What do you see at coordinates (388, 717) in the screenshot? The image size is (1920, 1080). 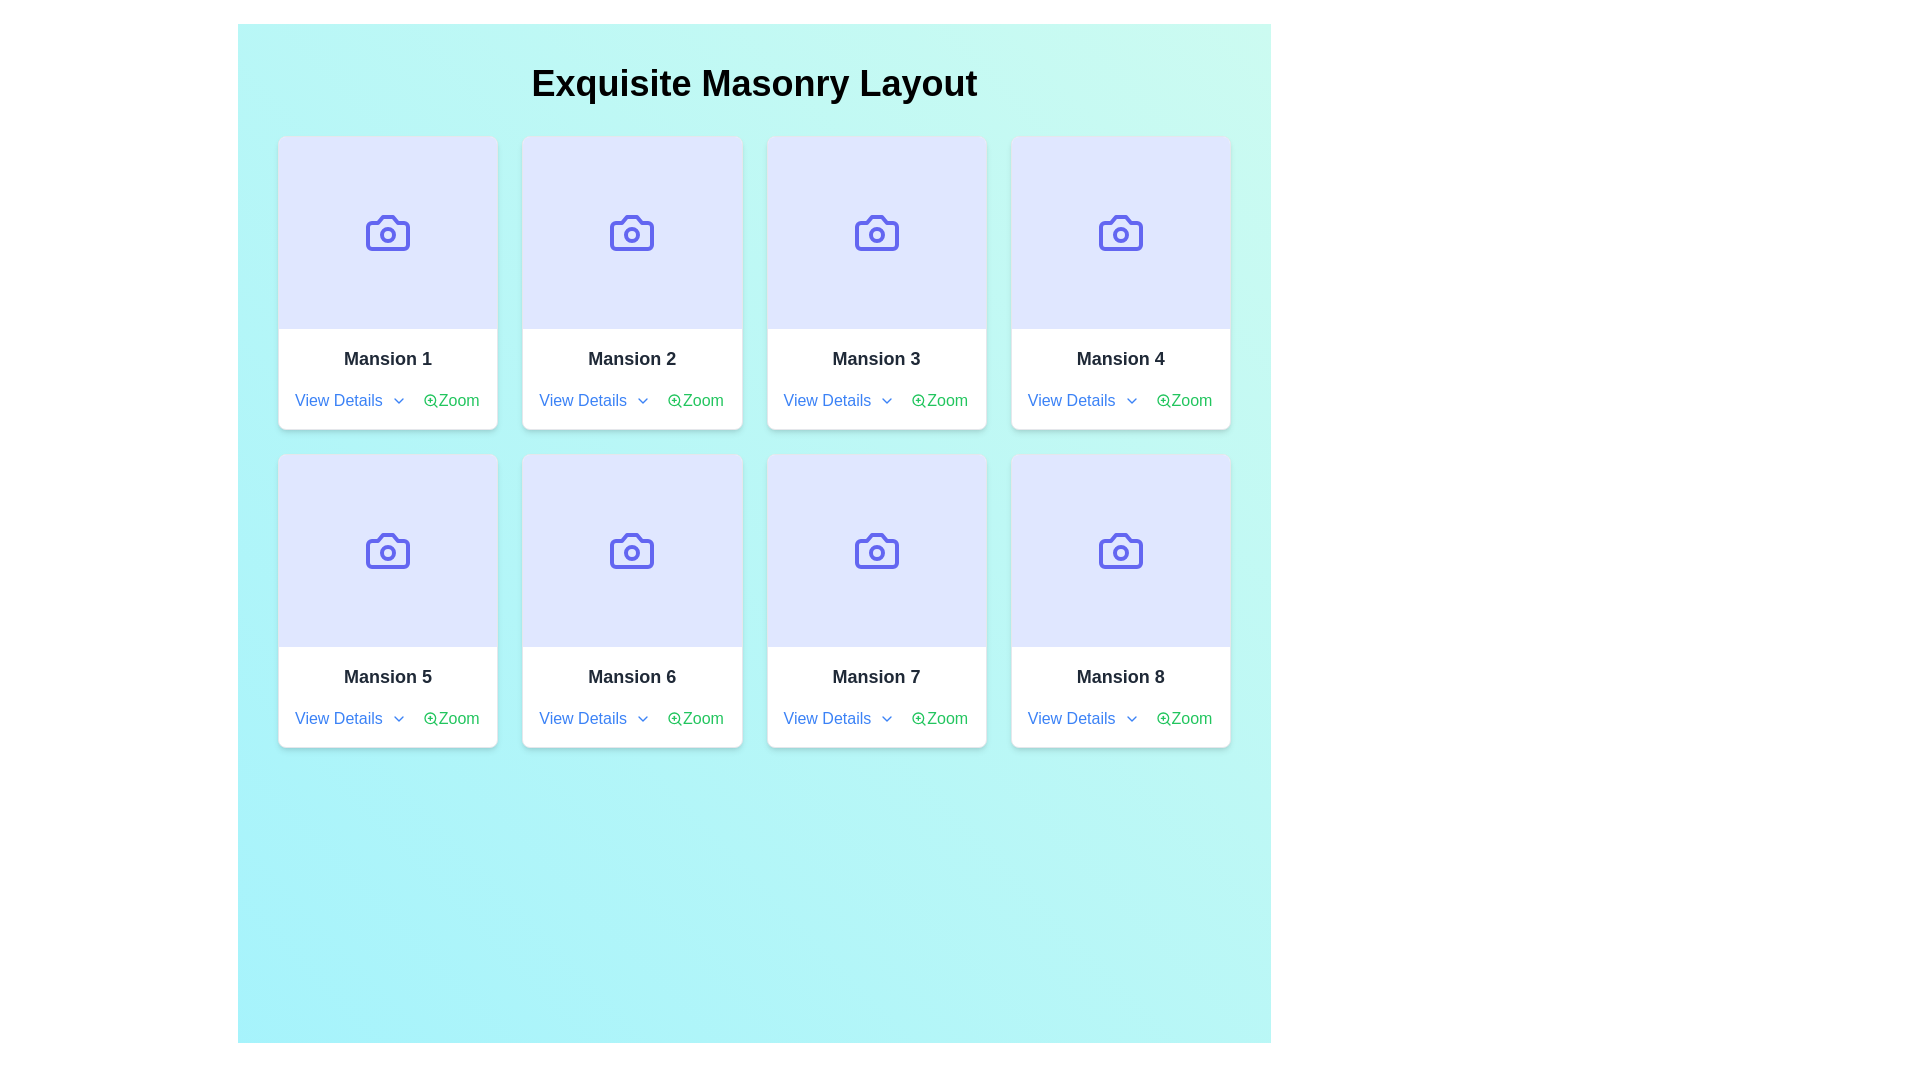 I see `the chevron-down icon located below the title of the 'Mansion 5' card in the interactive link group` at bounding box center [388, 717].